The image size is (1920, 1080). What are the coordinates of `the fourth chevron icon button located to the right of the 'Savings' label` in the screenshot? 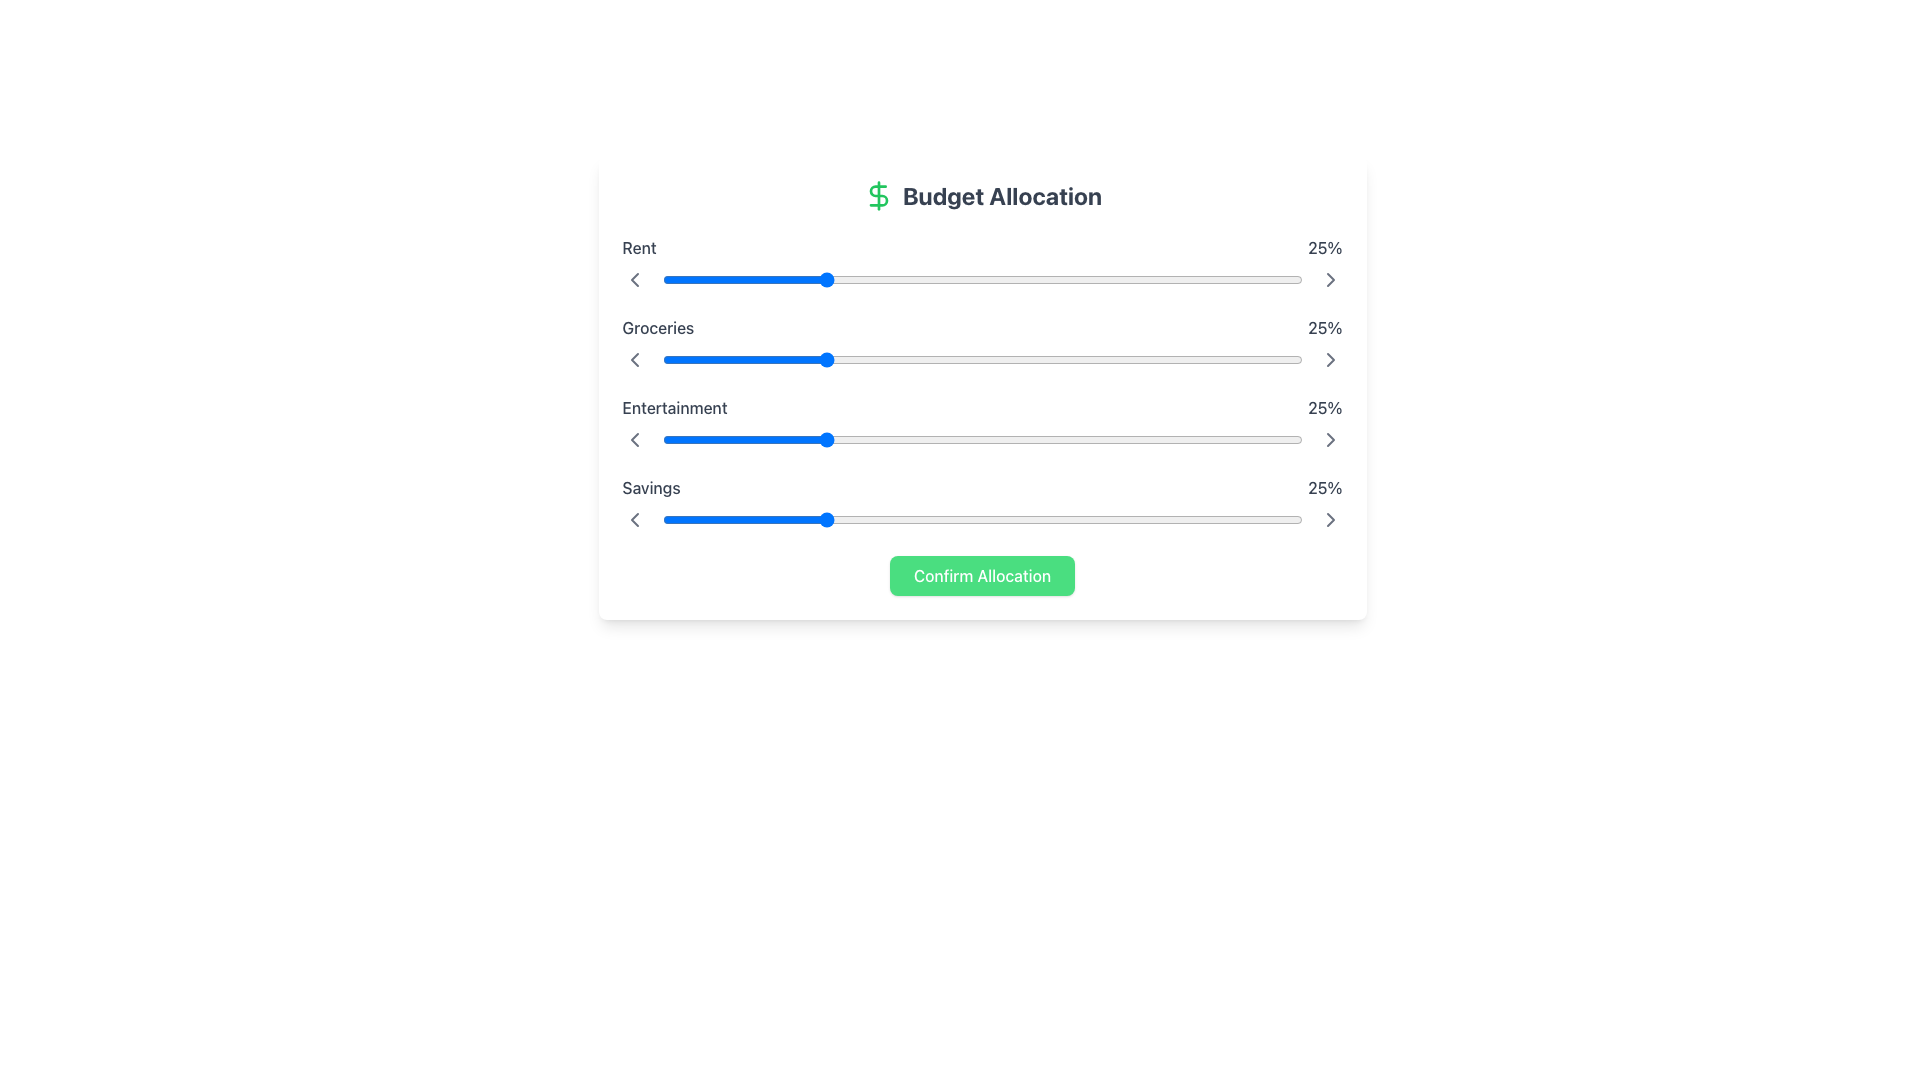 It's located at (1330, 438).